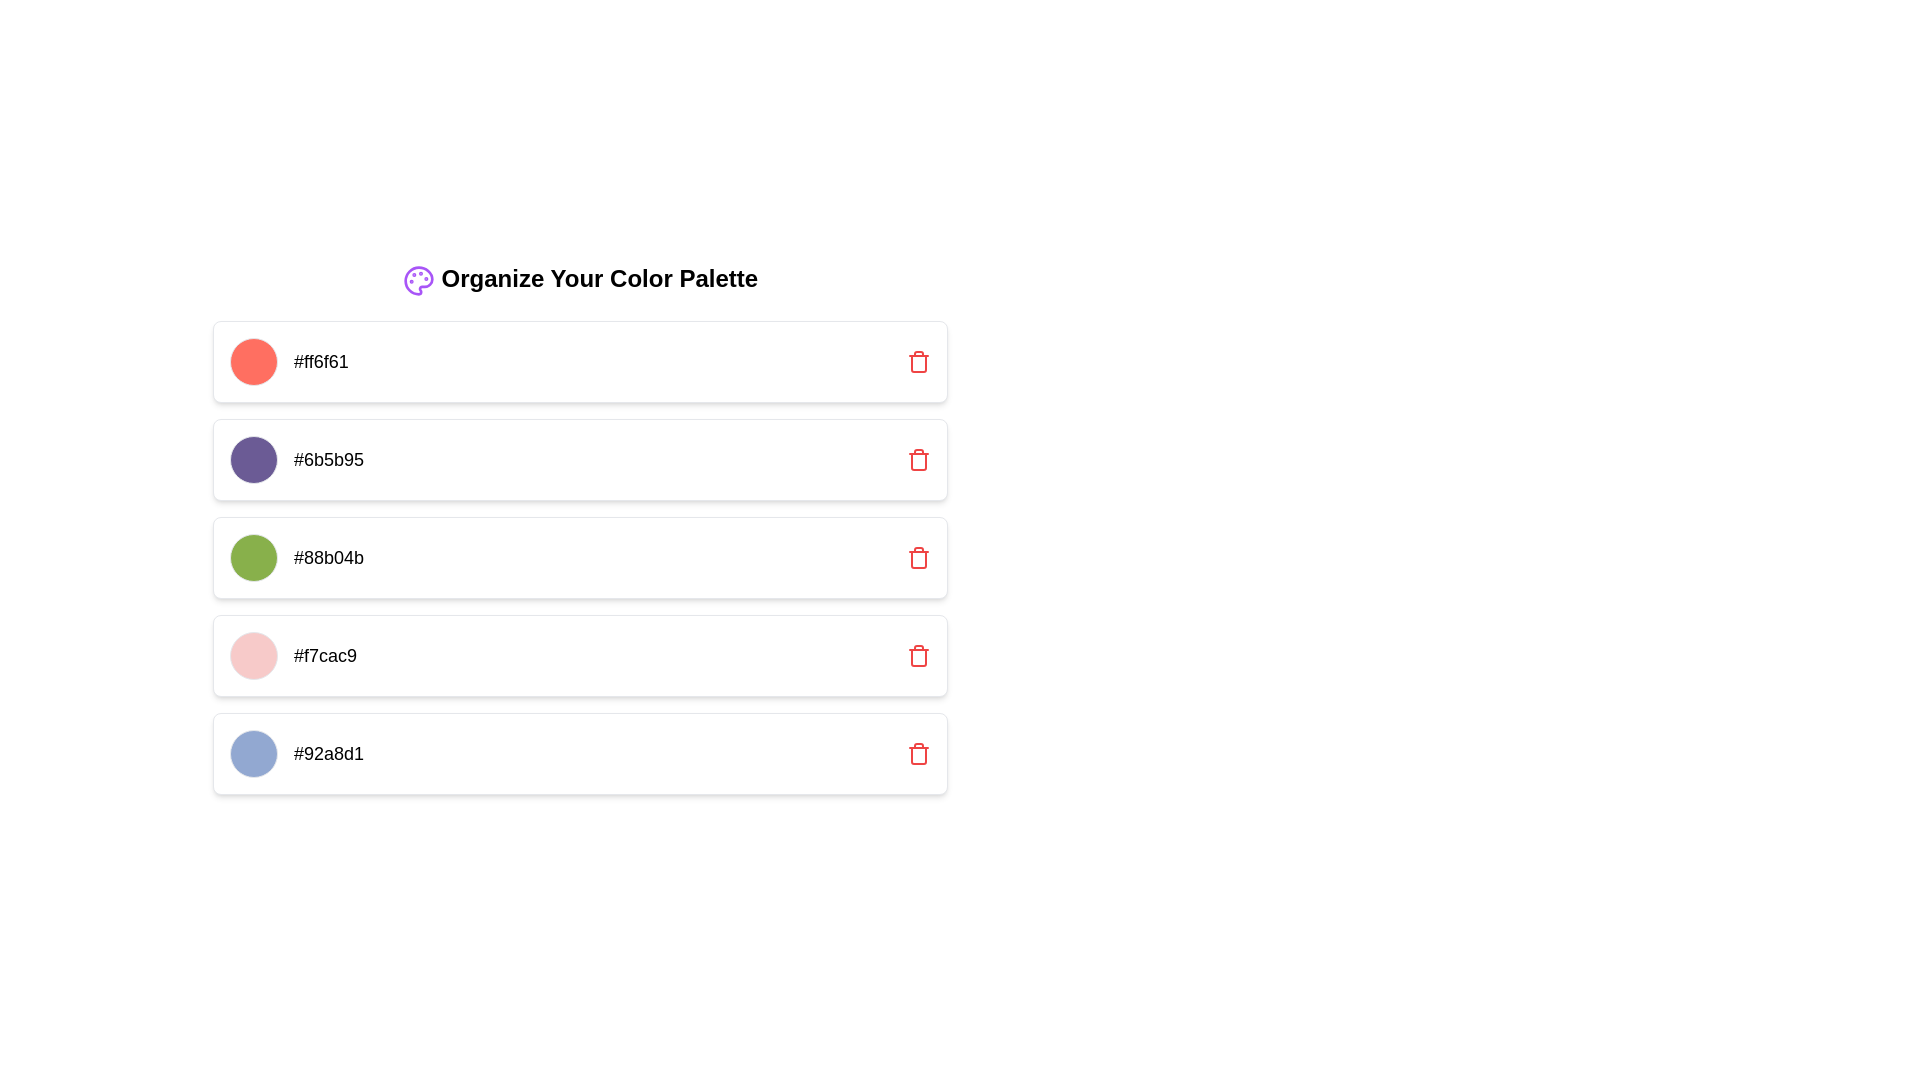 Image resolution: width=1920 pixels, height=1080 pixels. What do you see at coordinates (579, 557) in the screenshot?
I see `the third list item displaying the color sample '#88b04b', which is positioned between the items for '#6b5b95' and '#f7cac9' in the vertical list` at bounding box center [579, 557].